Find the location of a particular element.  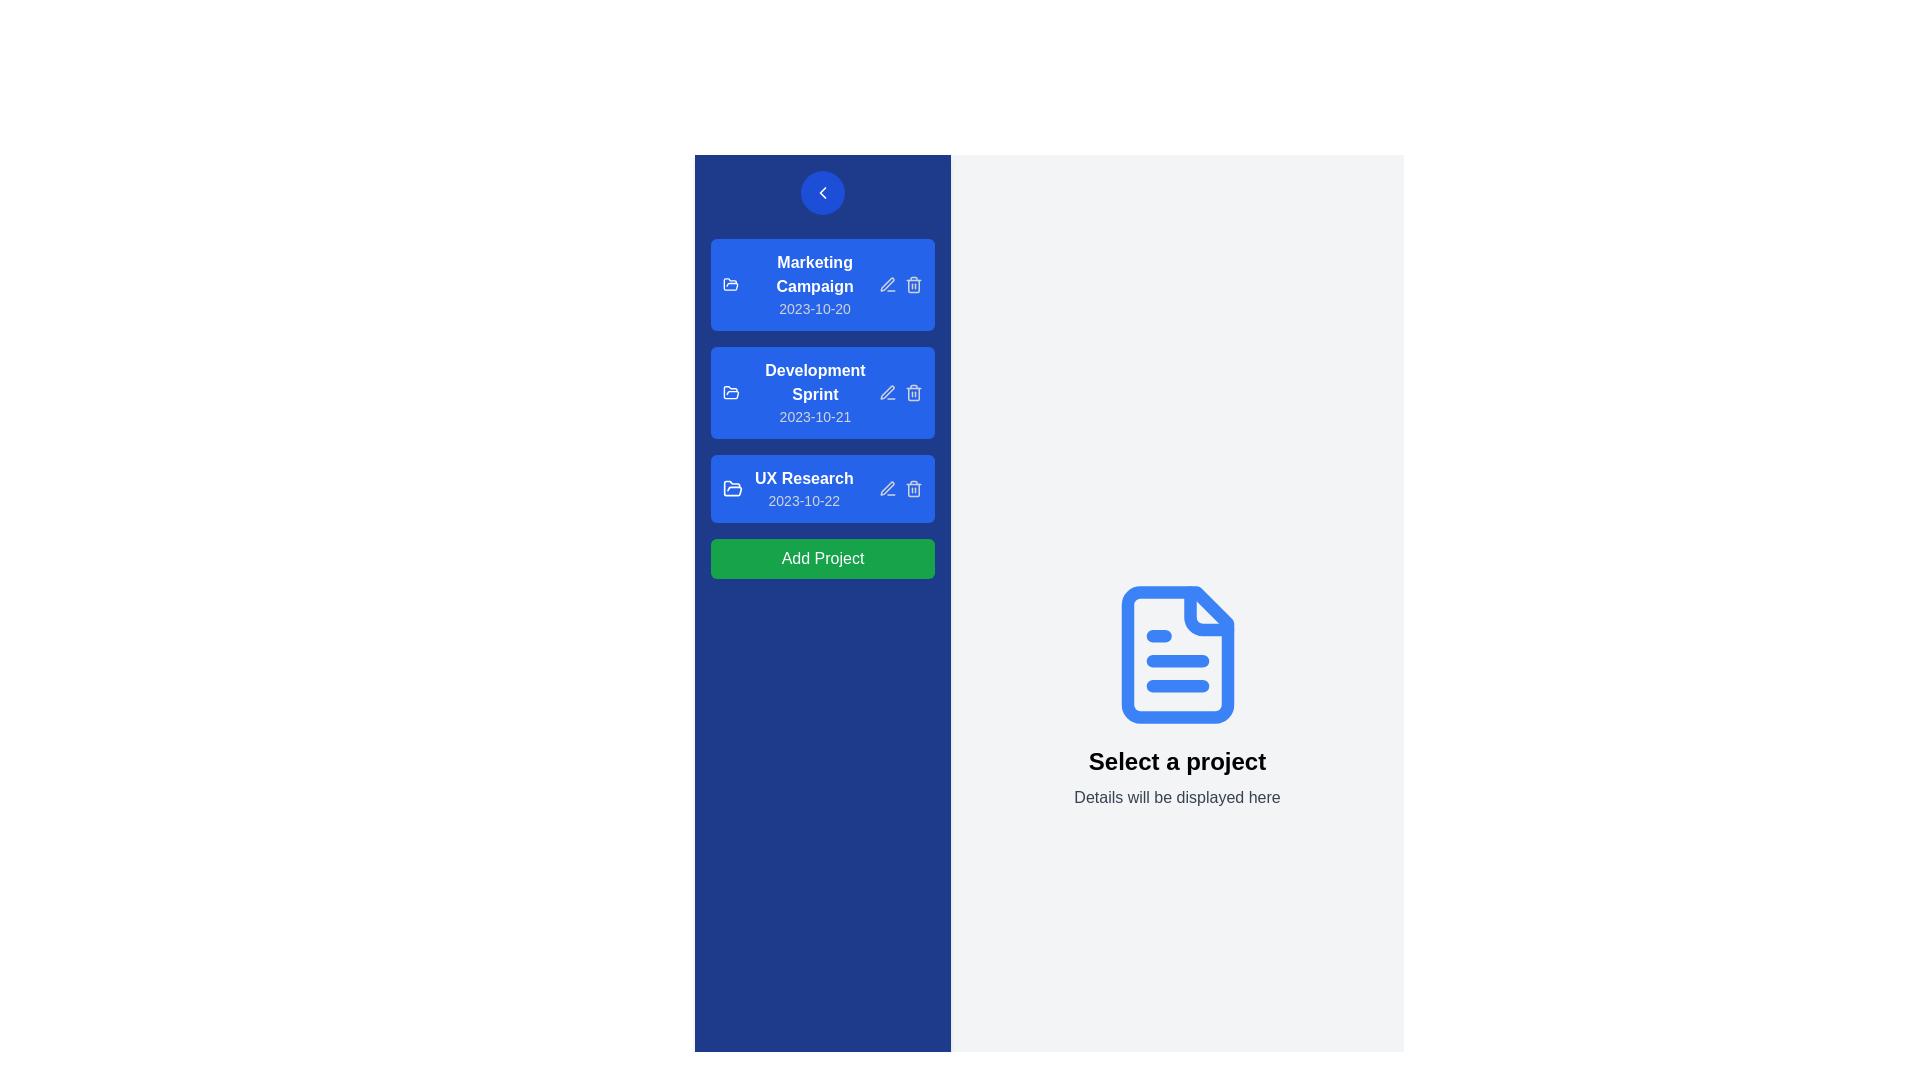

the blue outlined SVG icon resembling an open folder associated with 'UX Research' is located at coordinates (732, 489).